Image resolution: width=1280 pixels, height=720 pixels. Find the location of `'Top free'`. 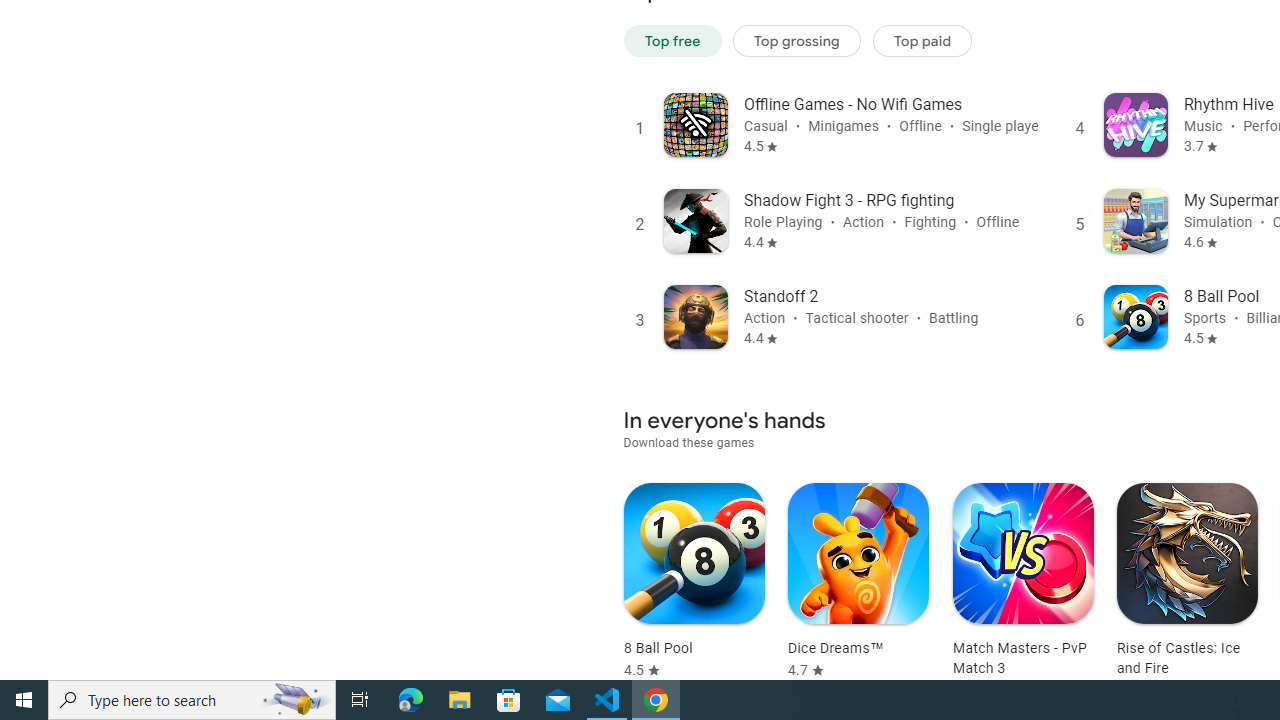

'Top free' is located at coordinates (672, 40).